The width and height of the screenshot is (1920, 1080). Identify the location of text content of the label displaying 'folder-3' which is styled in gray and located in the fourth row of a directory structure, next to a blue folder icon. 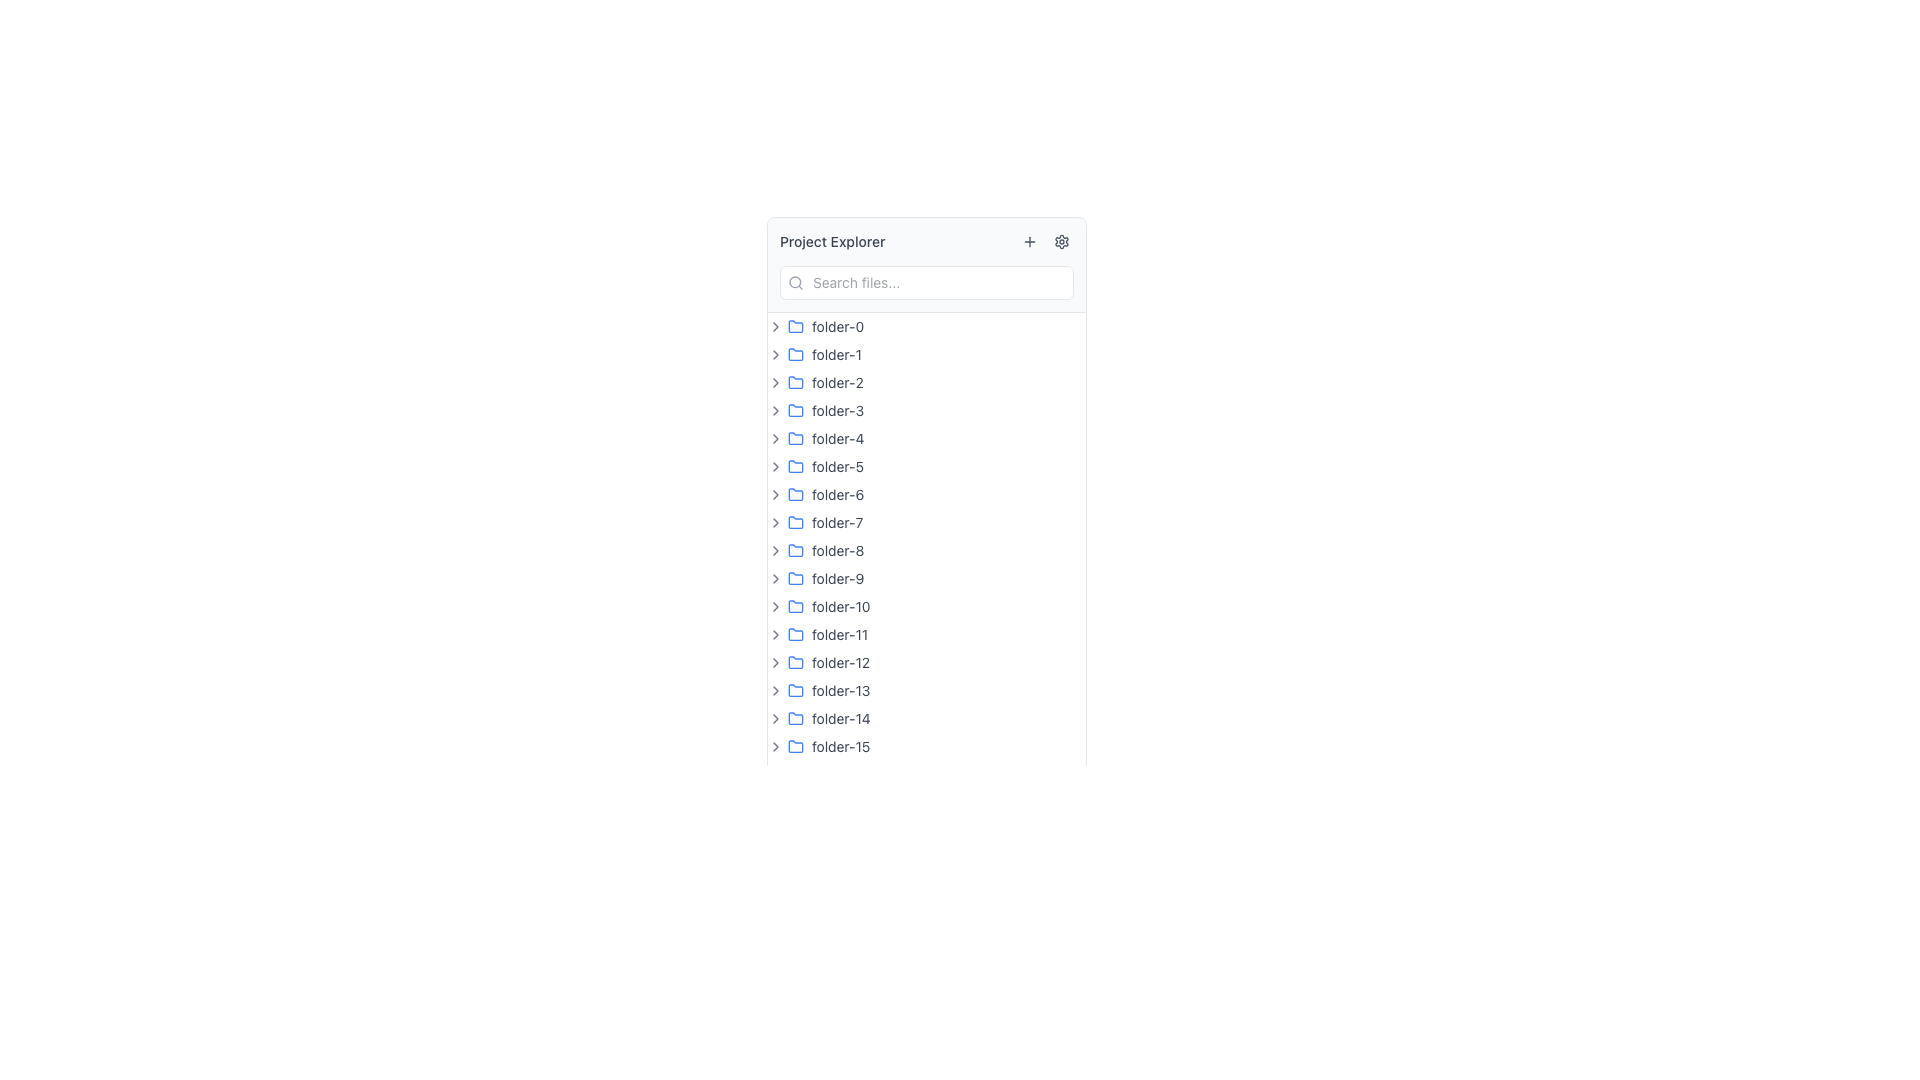
(838, 410).